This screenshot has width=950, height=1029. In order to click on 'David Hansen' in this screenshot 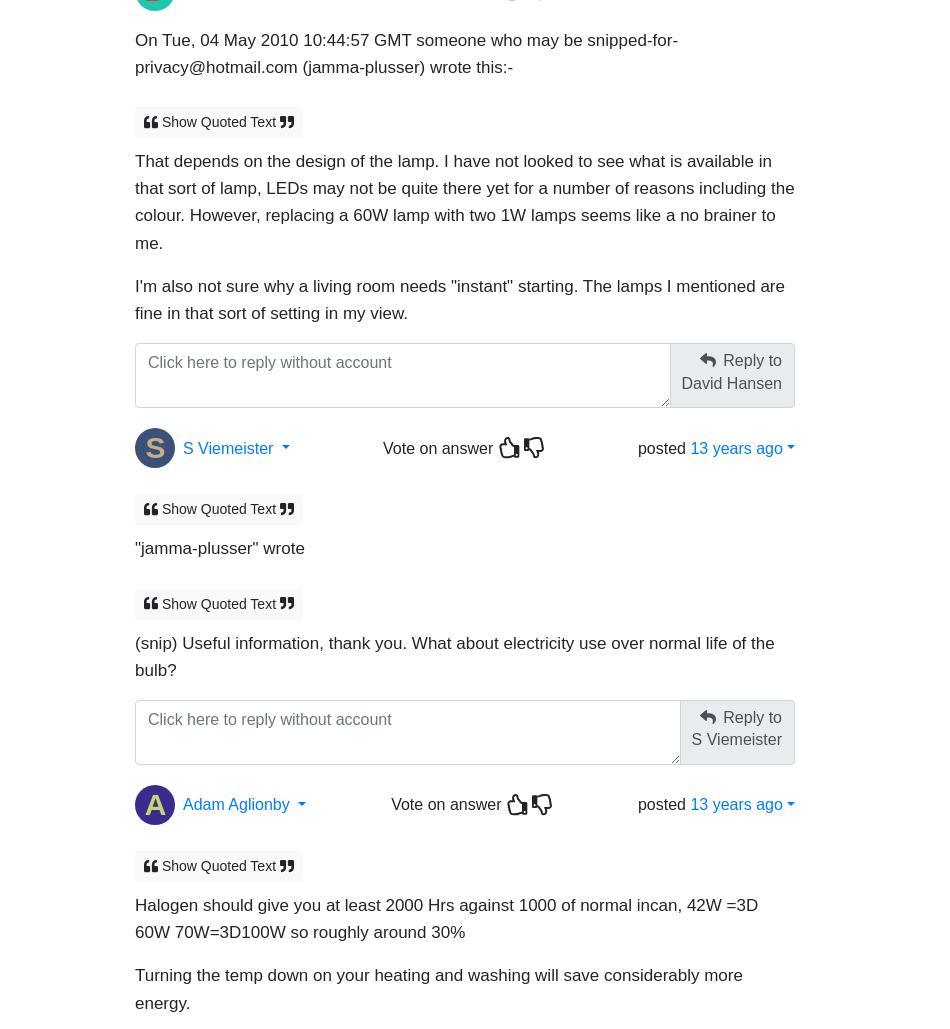, I will do `click(730, 372)`.